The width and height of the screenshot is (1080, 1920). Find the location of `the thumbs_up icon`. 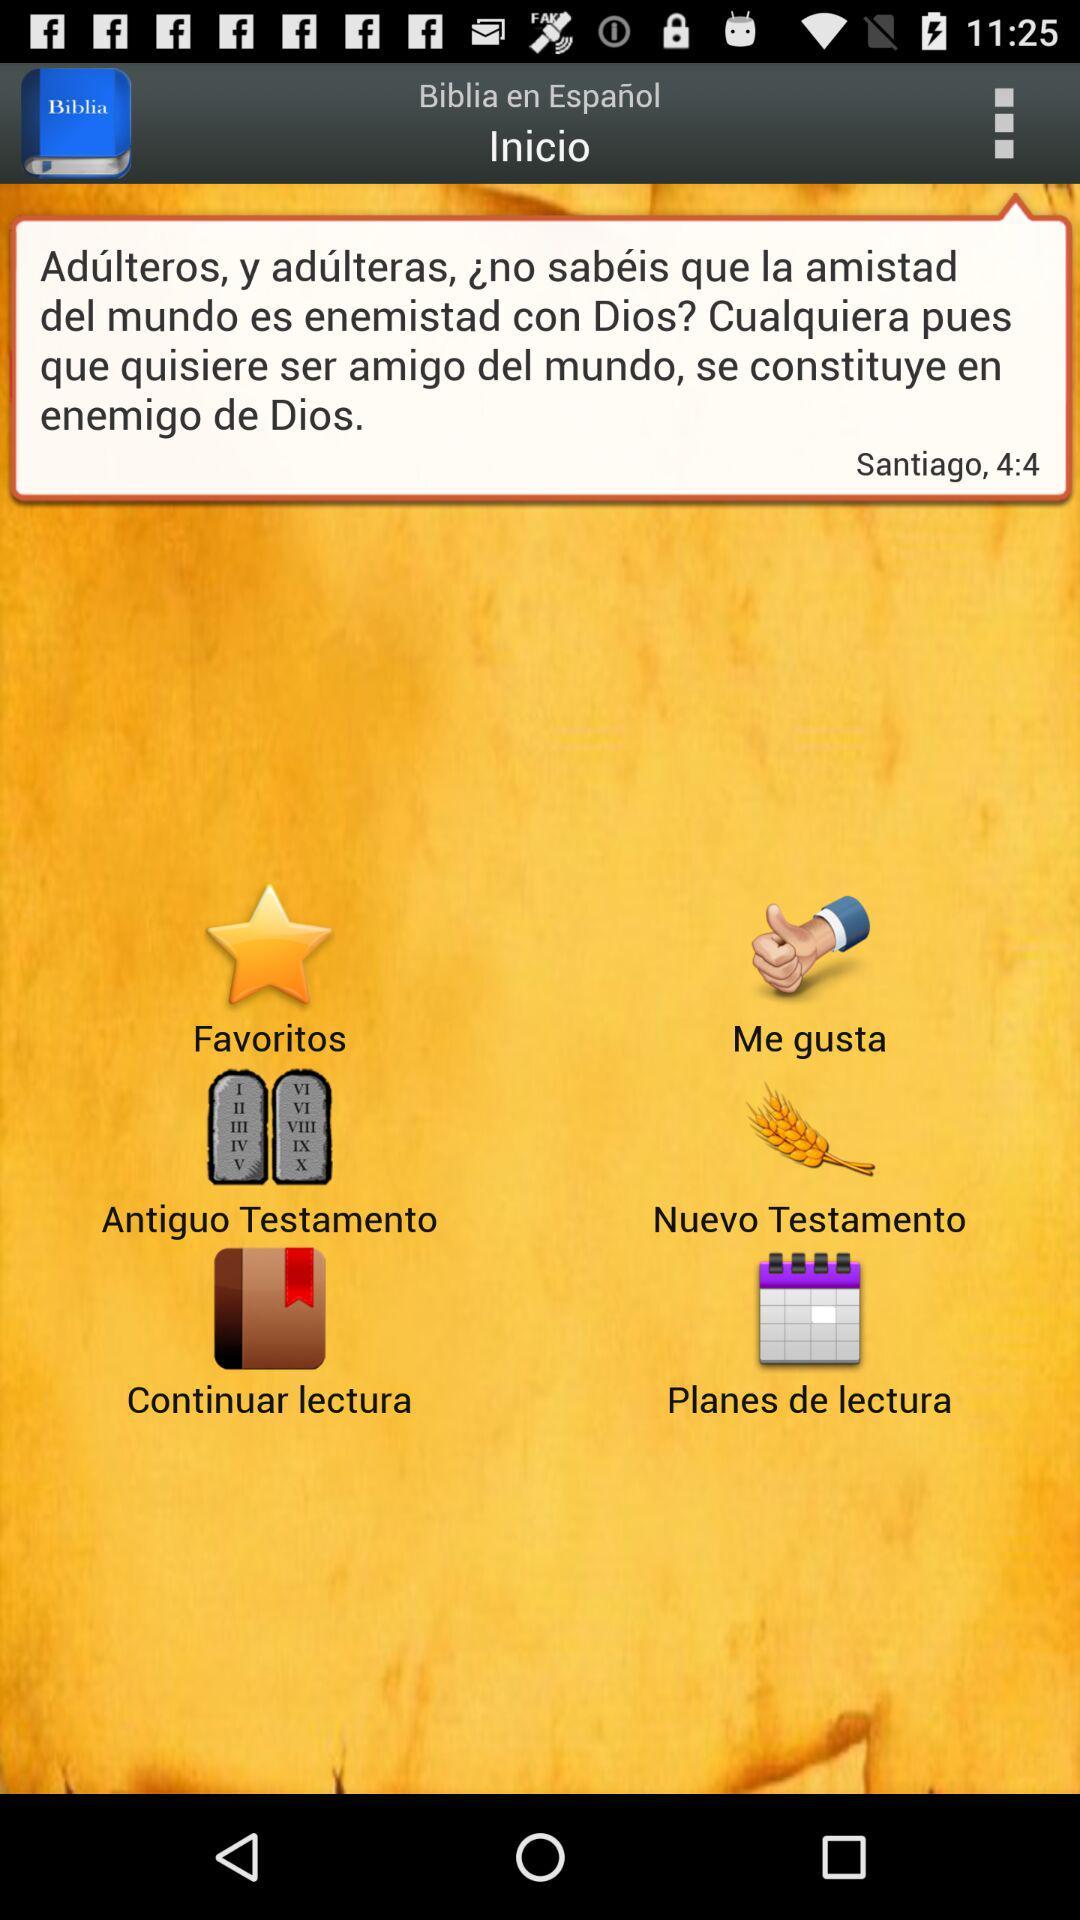

the thumbs_up icon is located at coordinates (808, 1013).